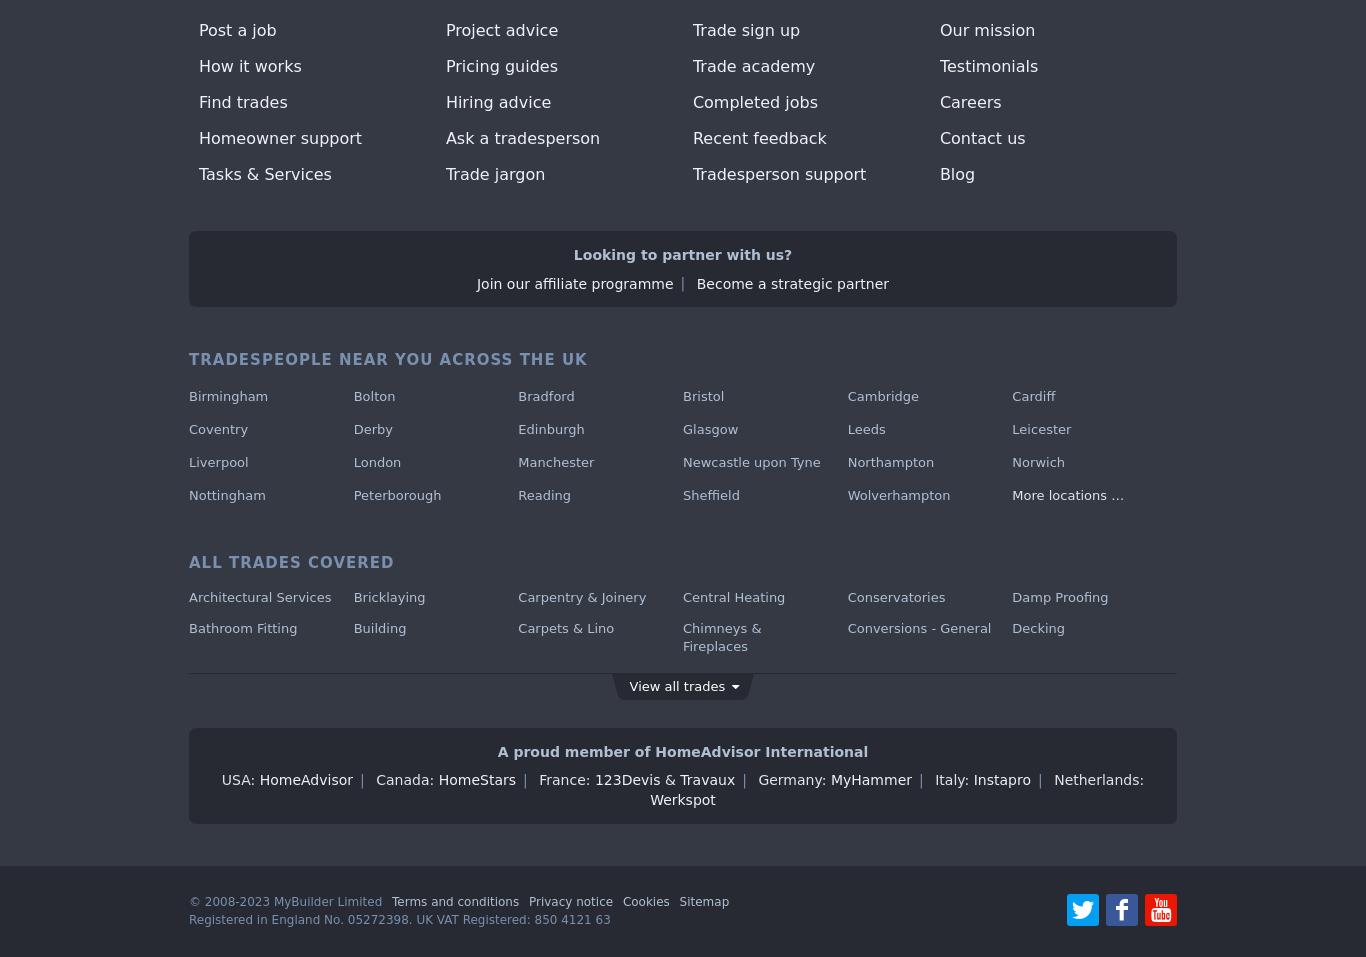 The height and width of the screenshot is (957, 1366). I want to click on 'Blog', so click(957, 174).